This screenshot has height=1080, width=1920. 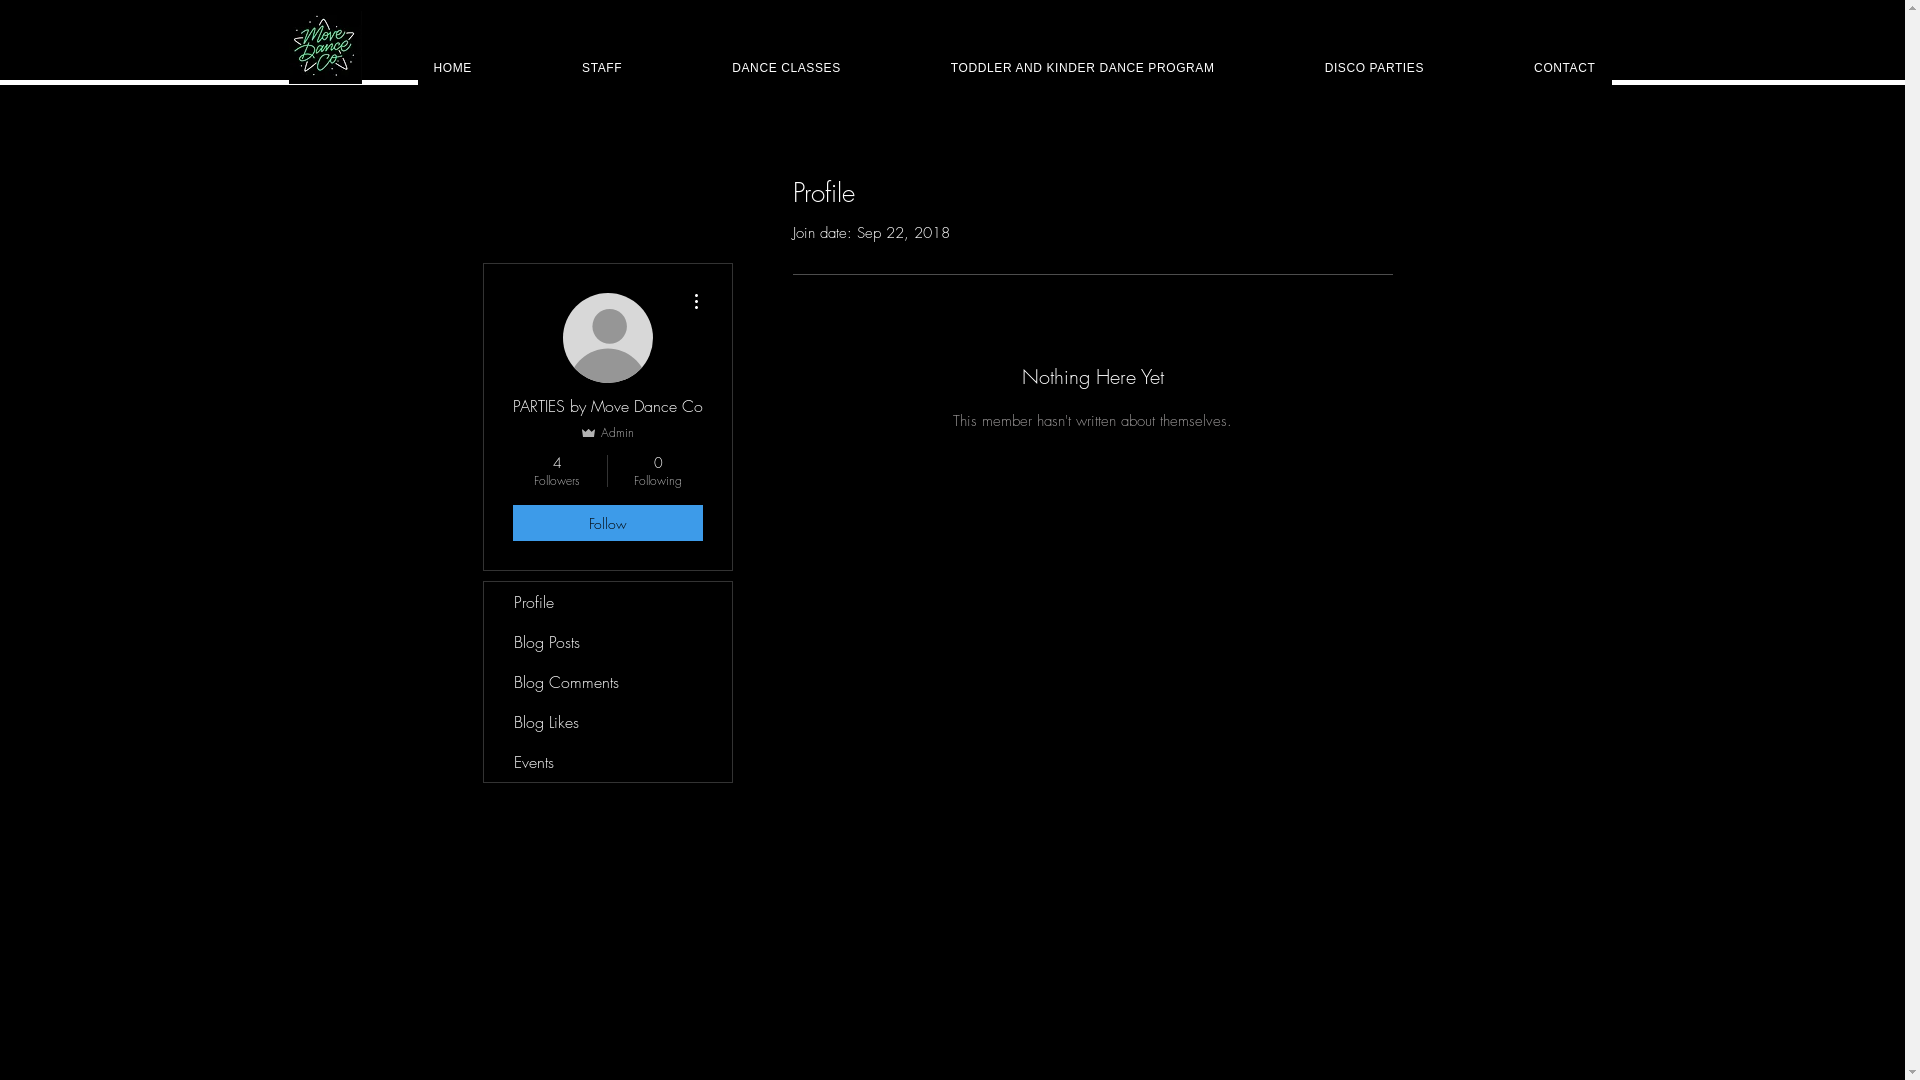 I want to click on 'Events', so click(x=484, y=762).